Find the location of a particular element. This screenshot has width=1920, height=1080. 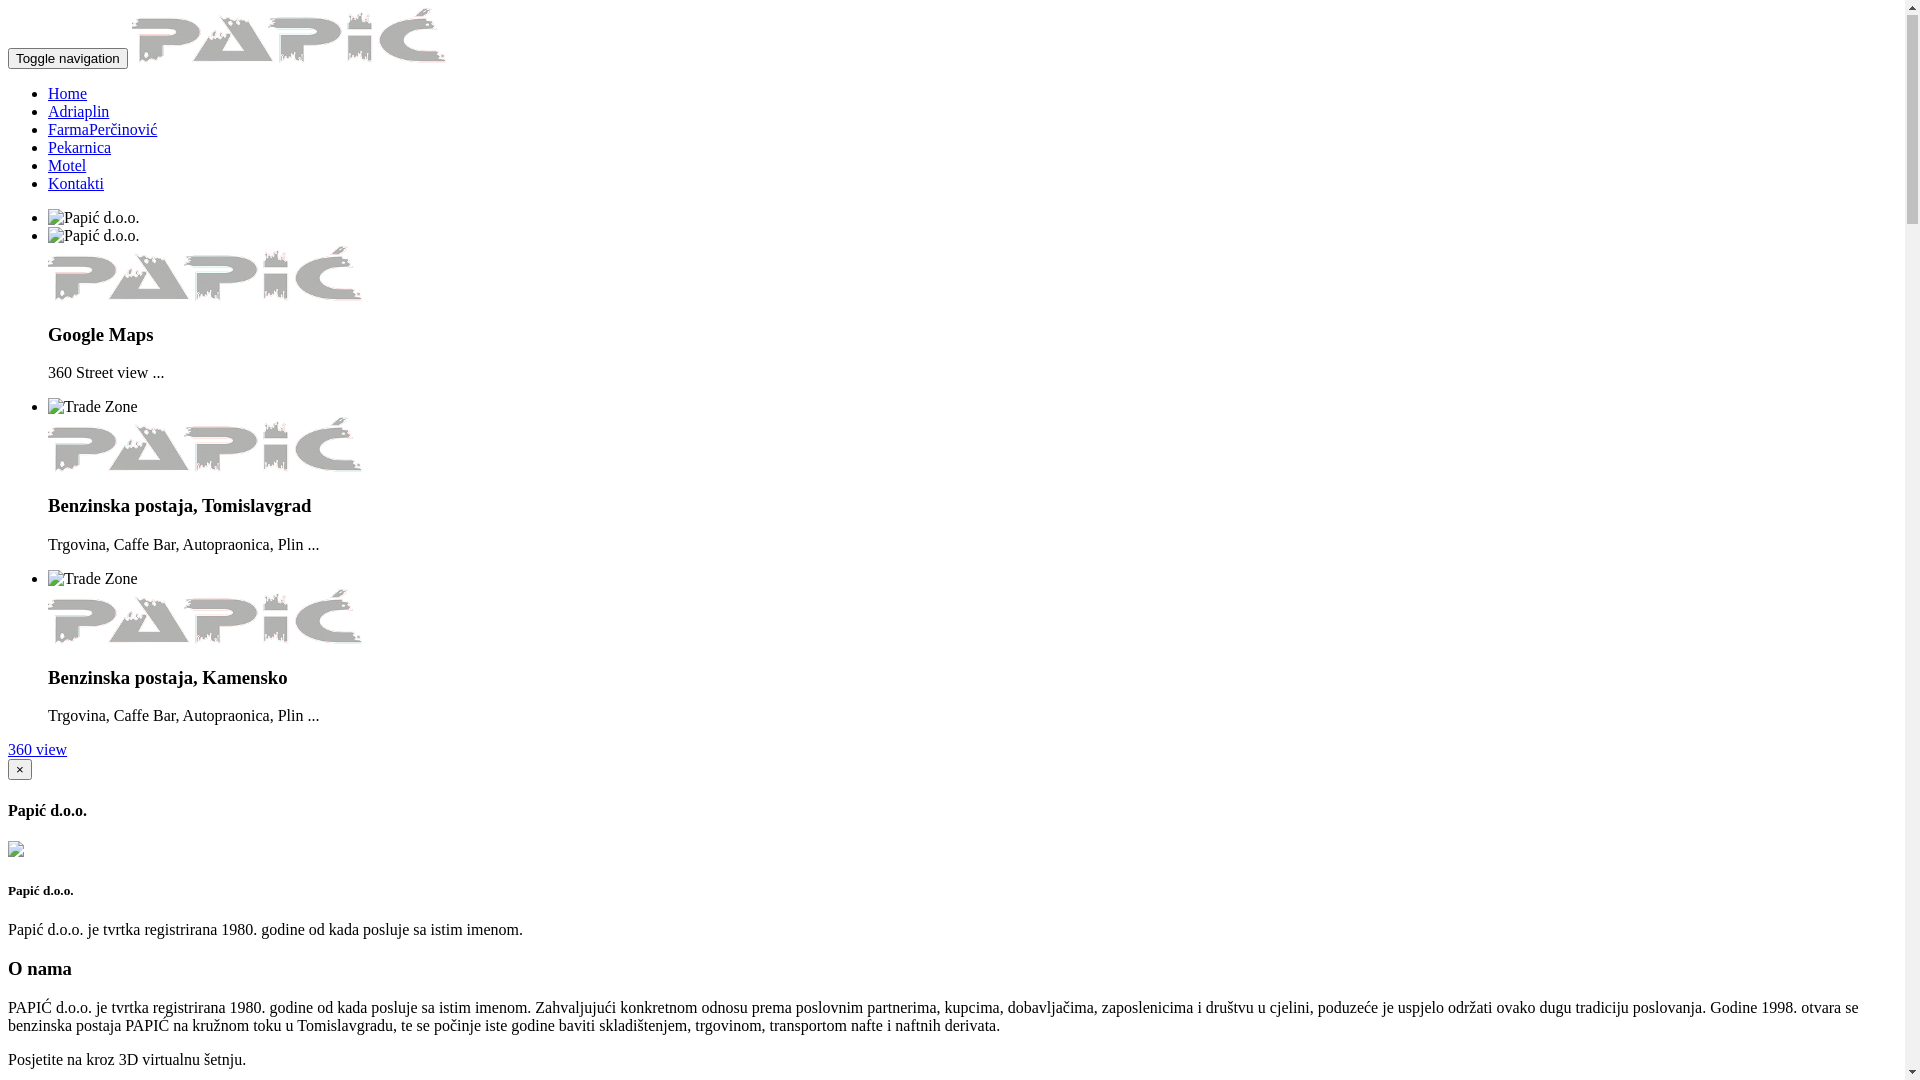

'Toggle navigation' is located at coordinates (67, 58).